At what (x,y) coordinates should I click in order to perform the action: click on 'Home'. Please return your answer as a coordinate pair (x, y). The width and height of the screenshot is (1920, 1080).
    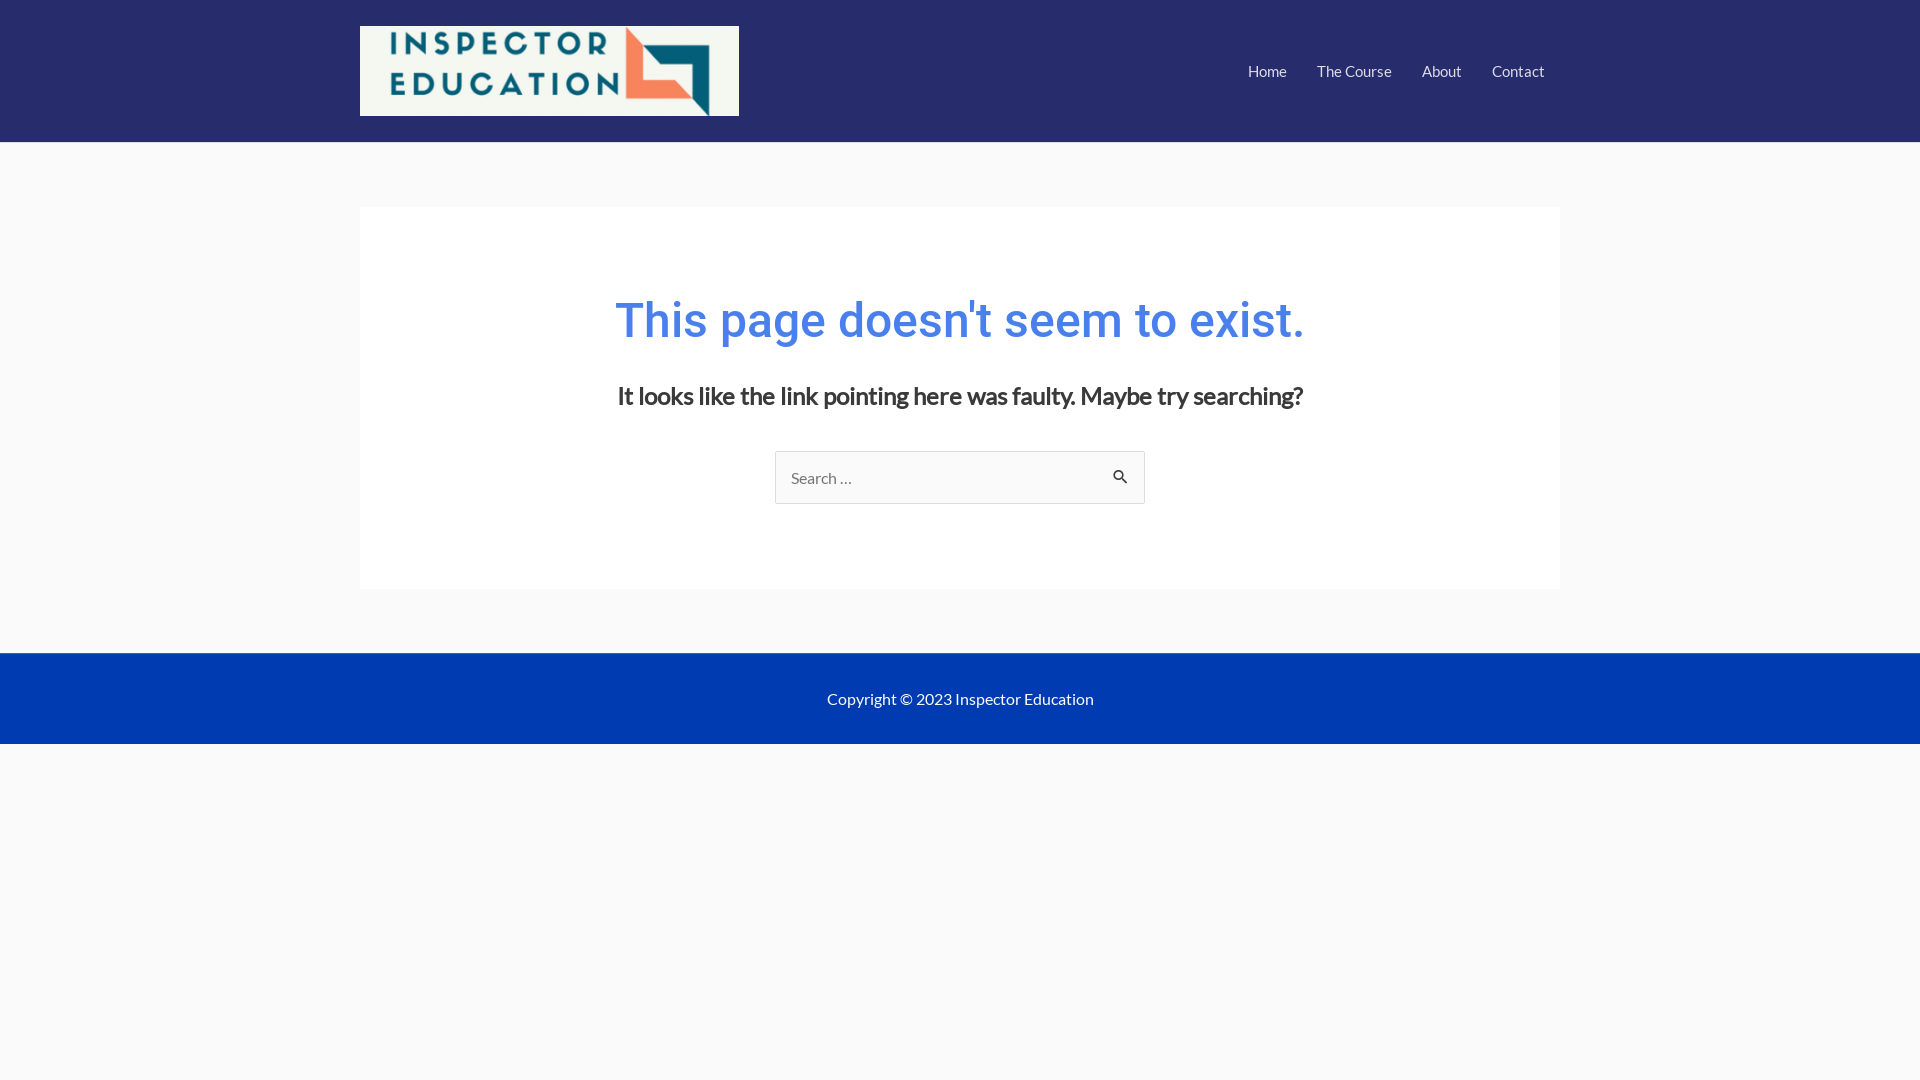
    Looking at the image, I should click on (1266, 69).